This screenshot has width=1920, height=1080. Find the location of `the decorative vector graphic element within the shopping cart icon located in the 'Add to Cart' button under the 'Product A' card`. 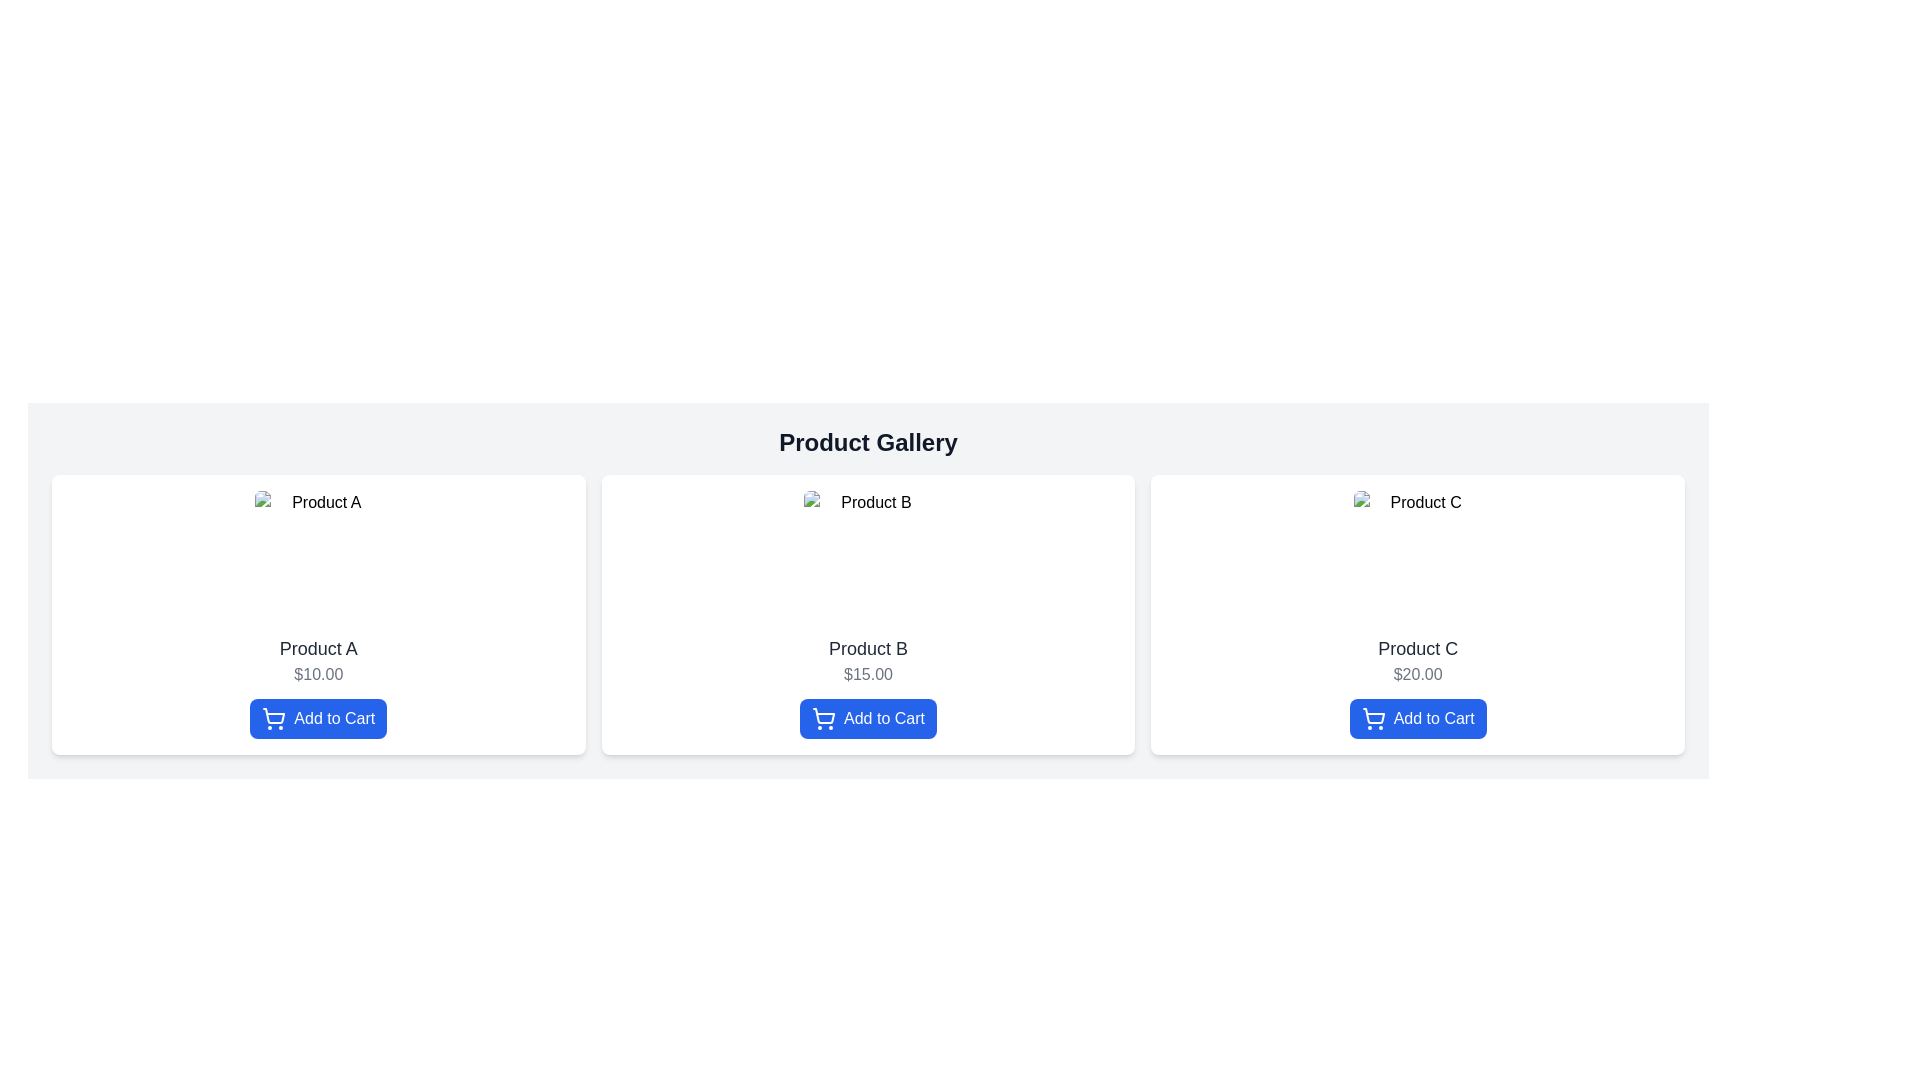

the decorative vector graphic element within the shopping cart icon located in the 'Add to Cart' button under the 'Product A' card is located at coordinates (273, 715).